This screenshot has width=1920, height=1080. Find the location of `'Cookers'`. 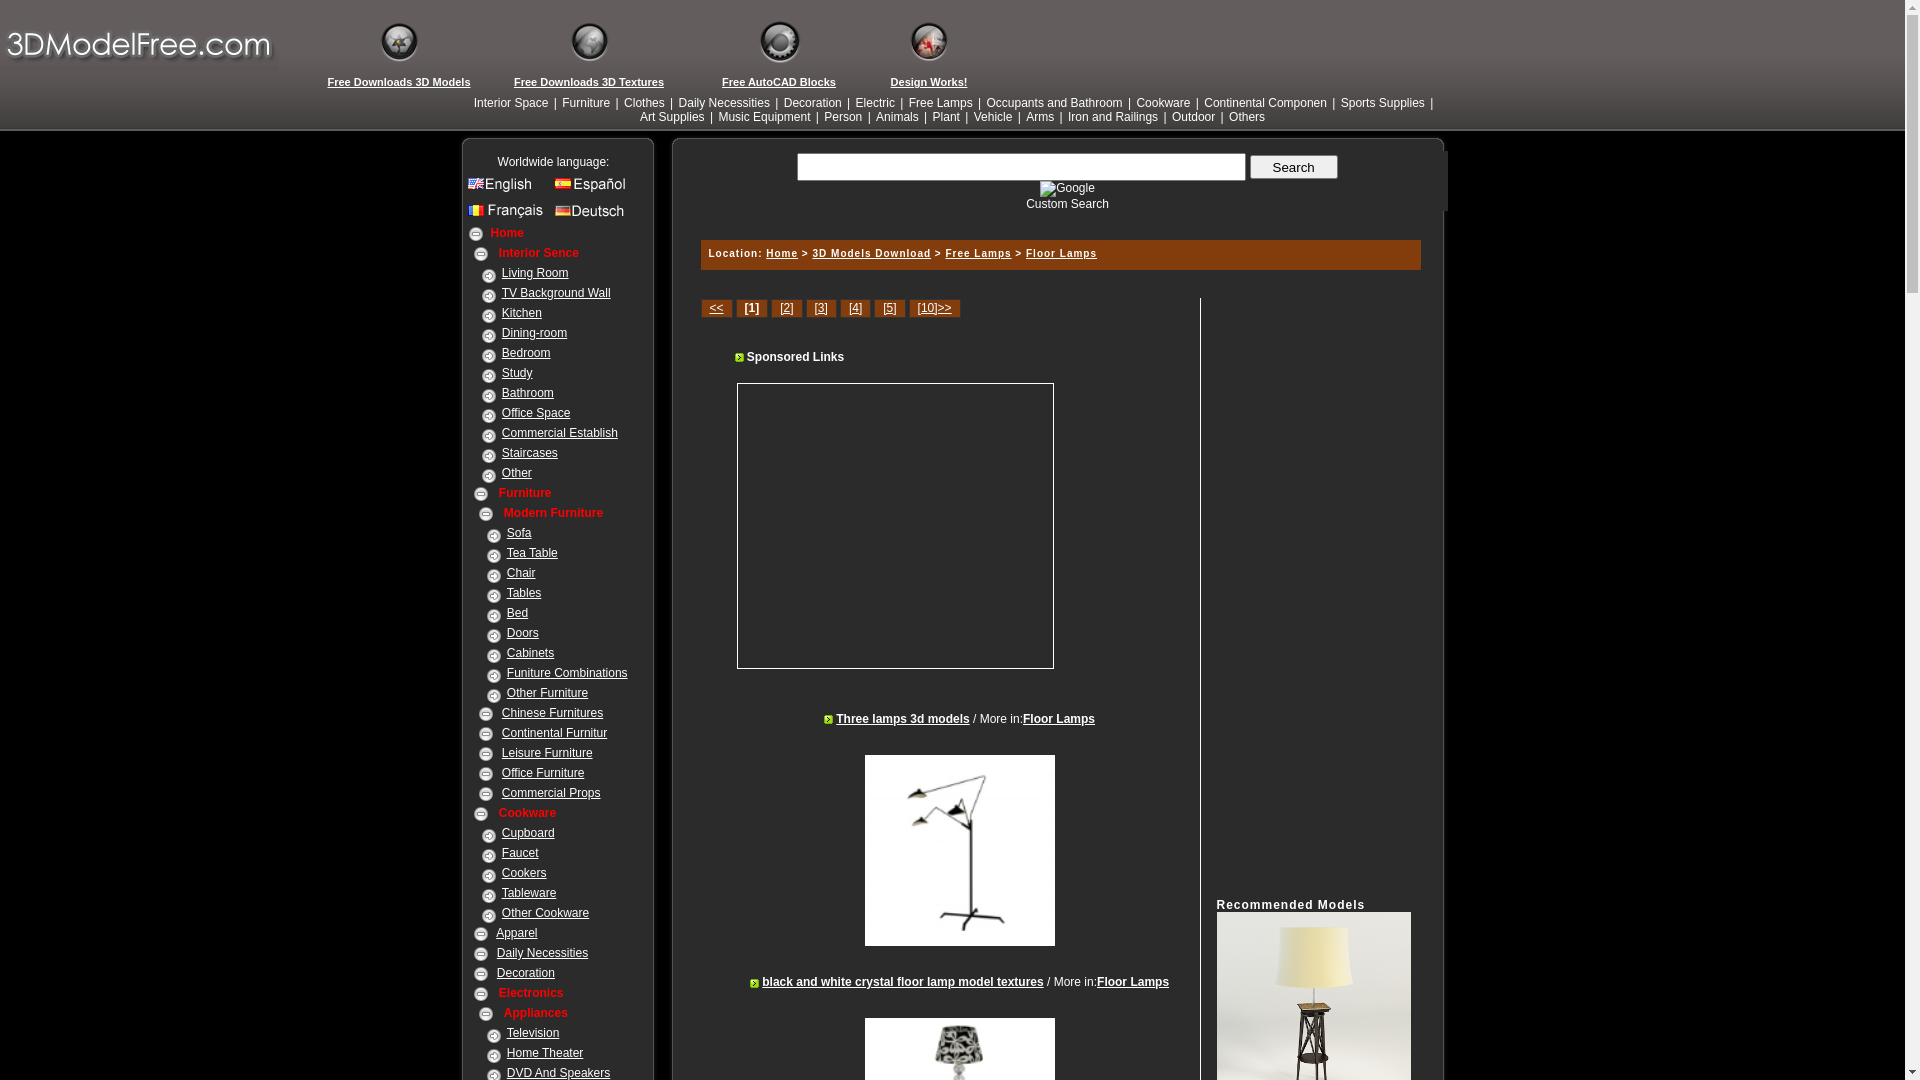

'Cookers' is located at coordinates (524, 871).